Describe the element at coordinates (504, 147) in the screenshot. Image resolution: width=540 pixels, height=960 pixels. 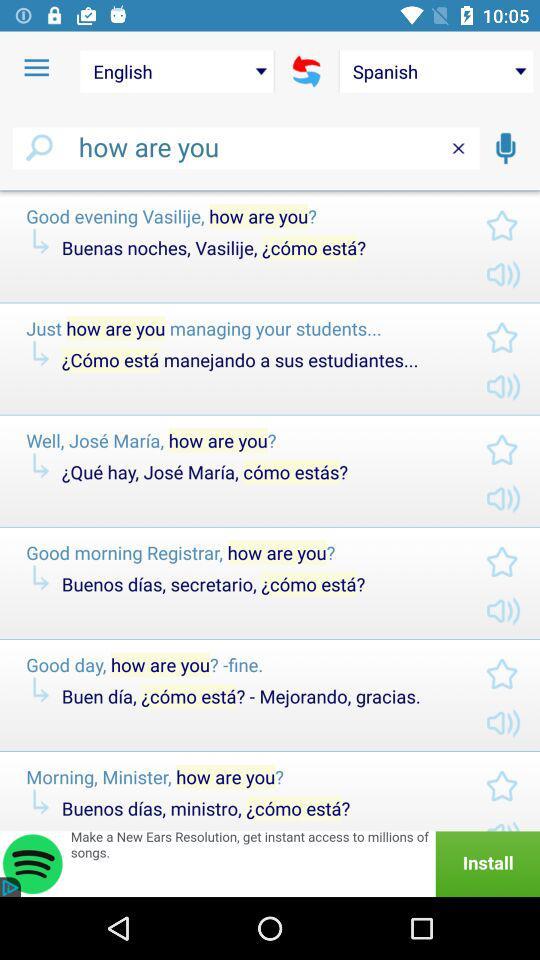
I see `the voice search symbol` at that location.